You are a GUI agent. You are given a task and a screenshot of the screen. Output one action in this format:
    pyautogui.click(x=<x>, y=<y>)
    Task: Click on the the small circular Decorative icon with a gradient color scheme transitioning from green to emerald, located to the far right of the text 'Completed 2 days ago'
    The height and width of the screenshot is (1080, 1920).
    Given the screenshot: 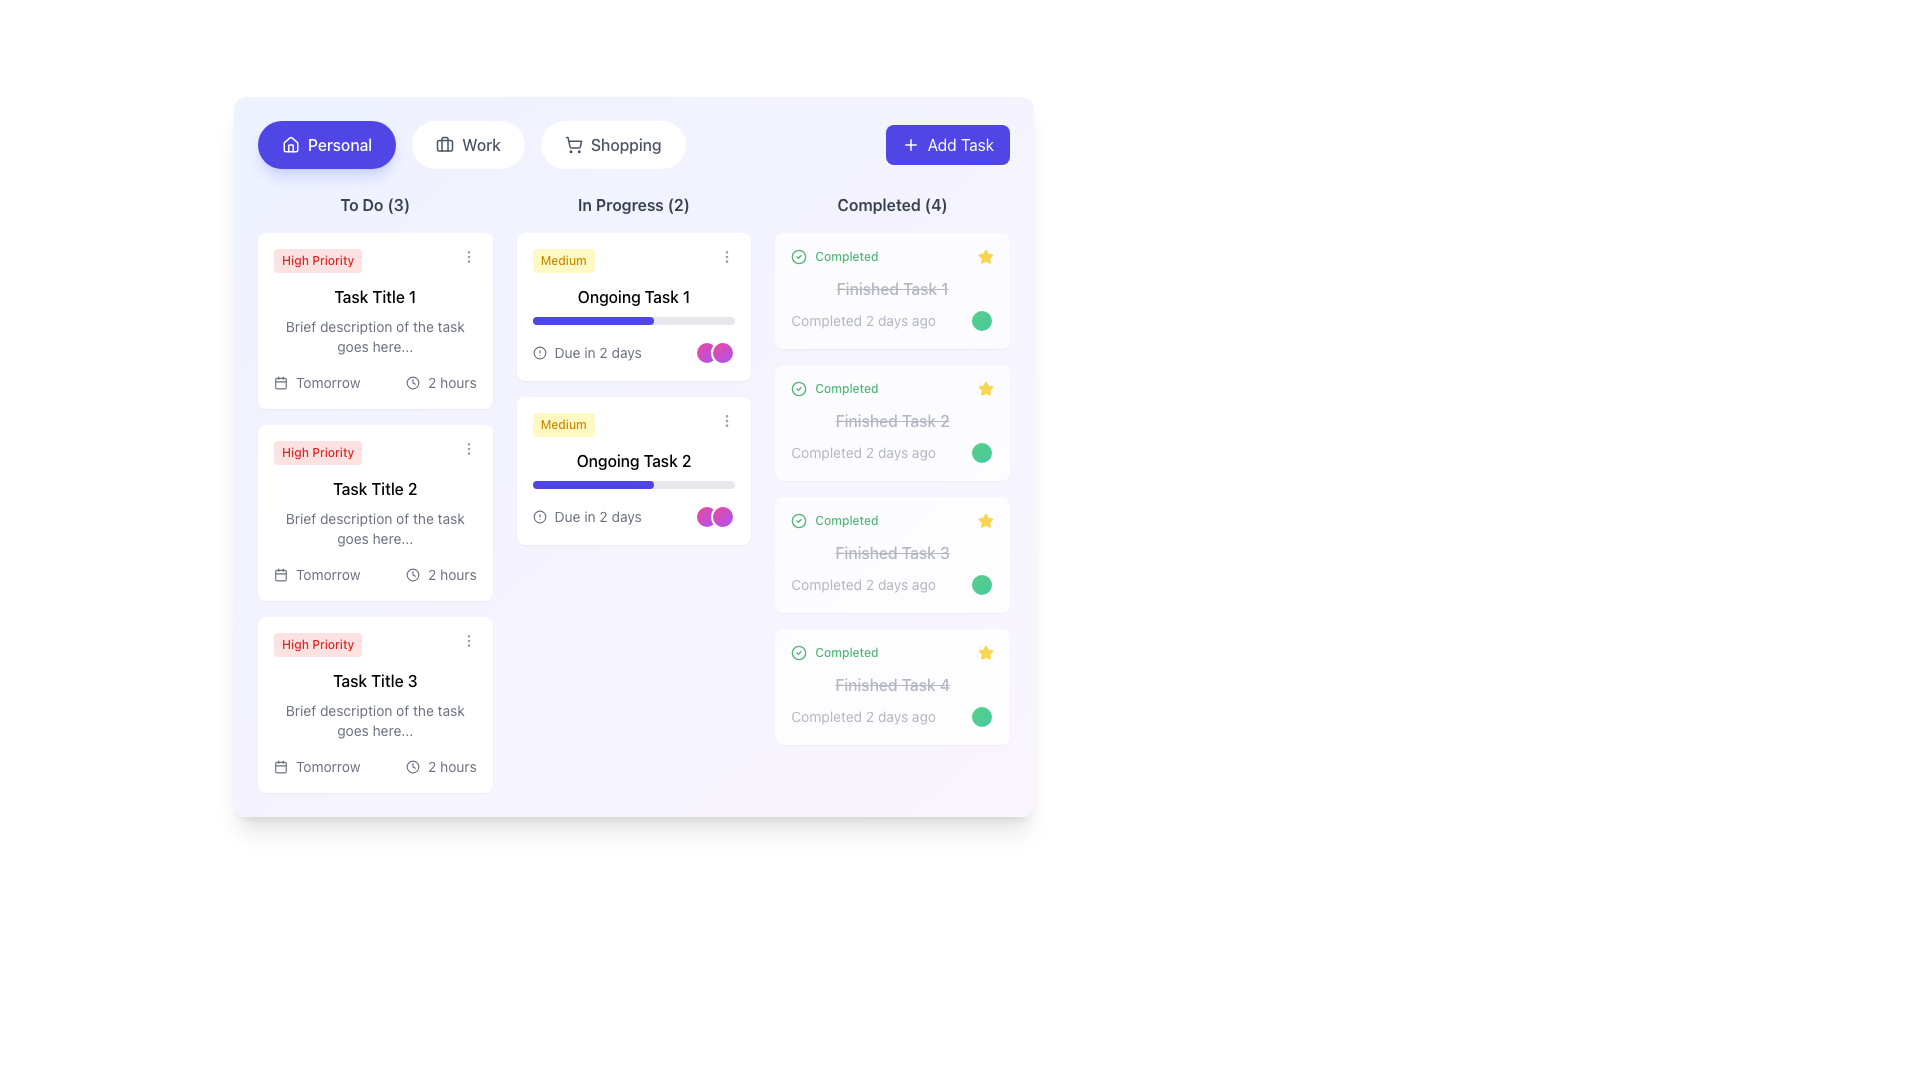 What is the action you would take?
    pyautogui.click(x=982, y=319)
    